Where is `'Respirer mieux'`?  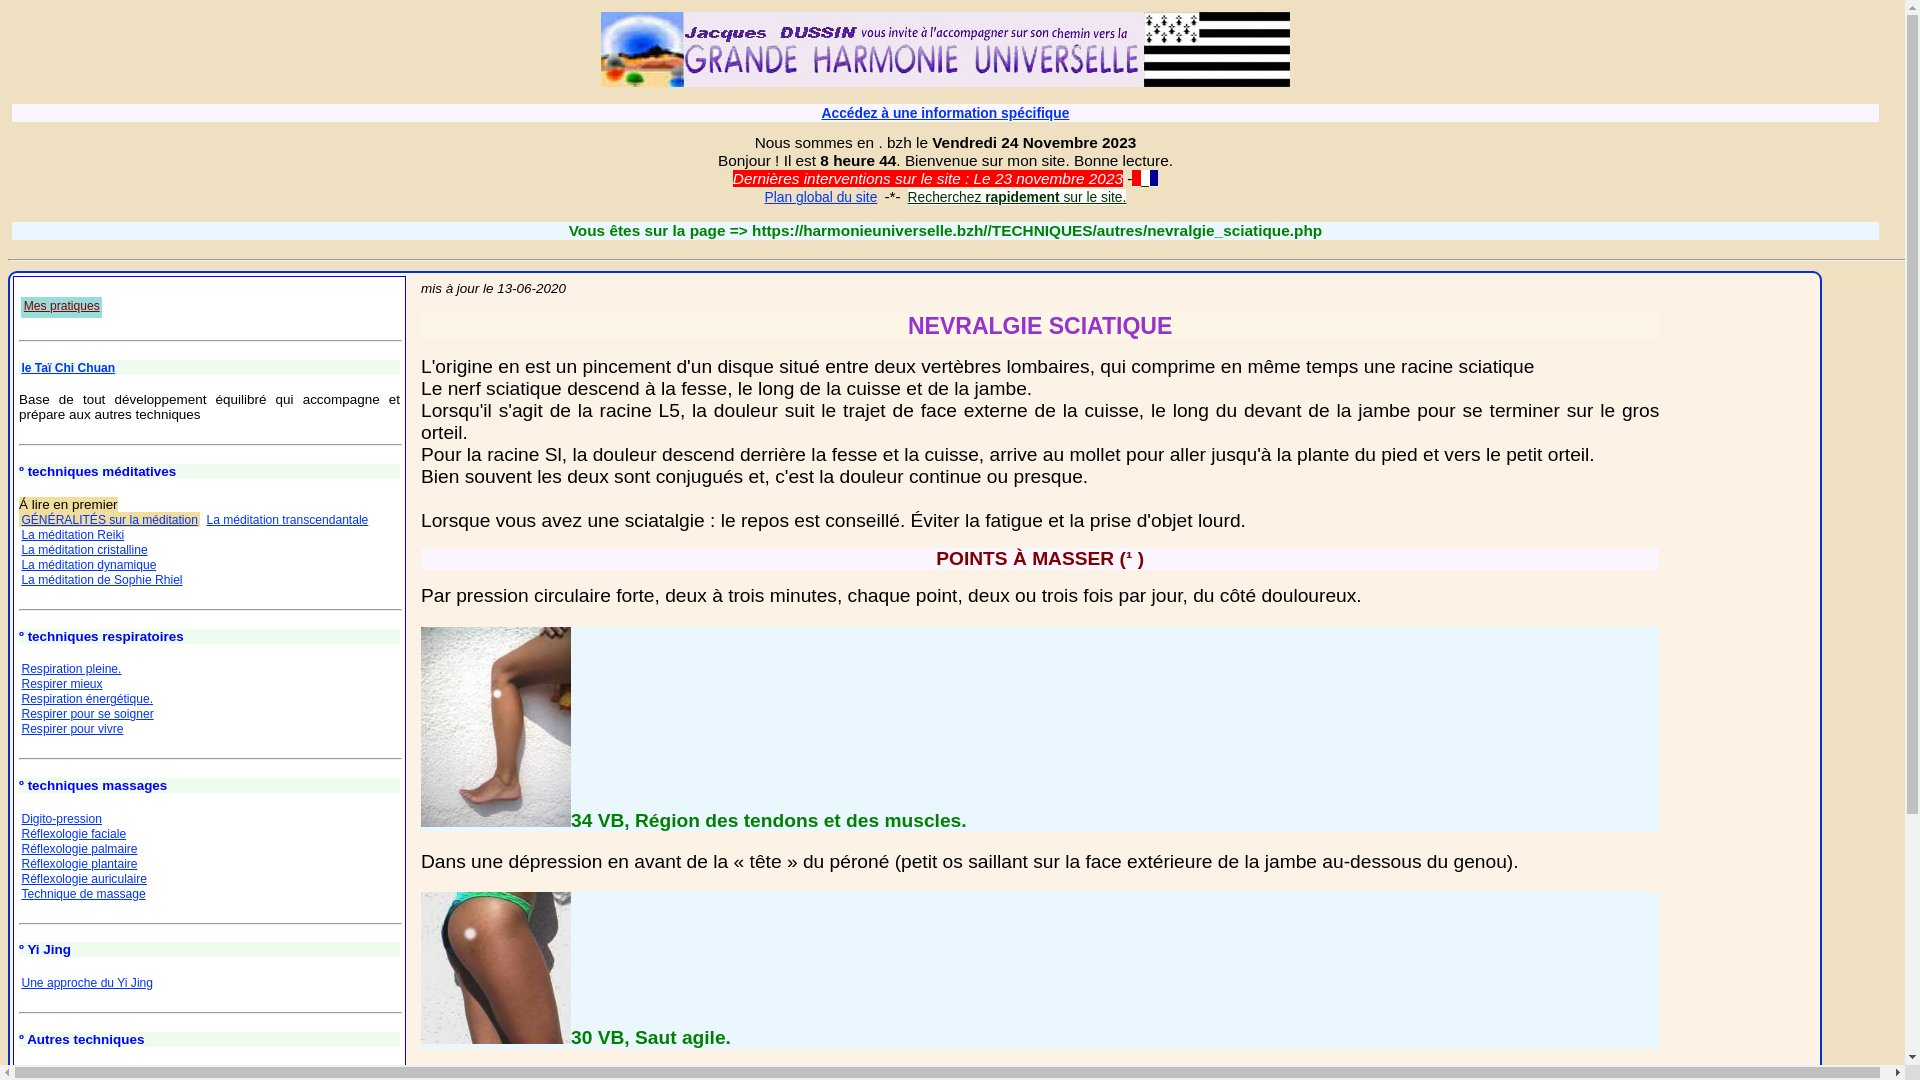
'Respirer mieux' is located at coordinates (61, 682).